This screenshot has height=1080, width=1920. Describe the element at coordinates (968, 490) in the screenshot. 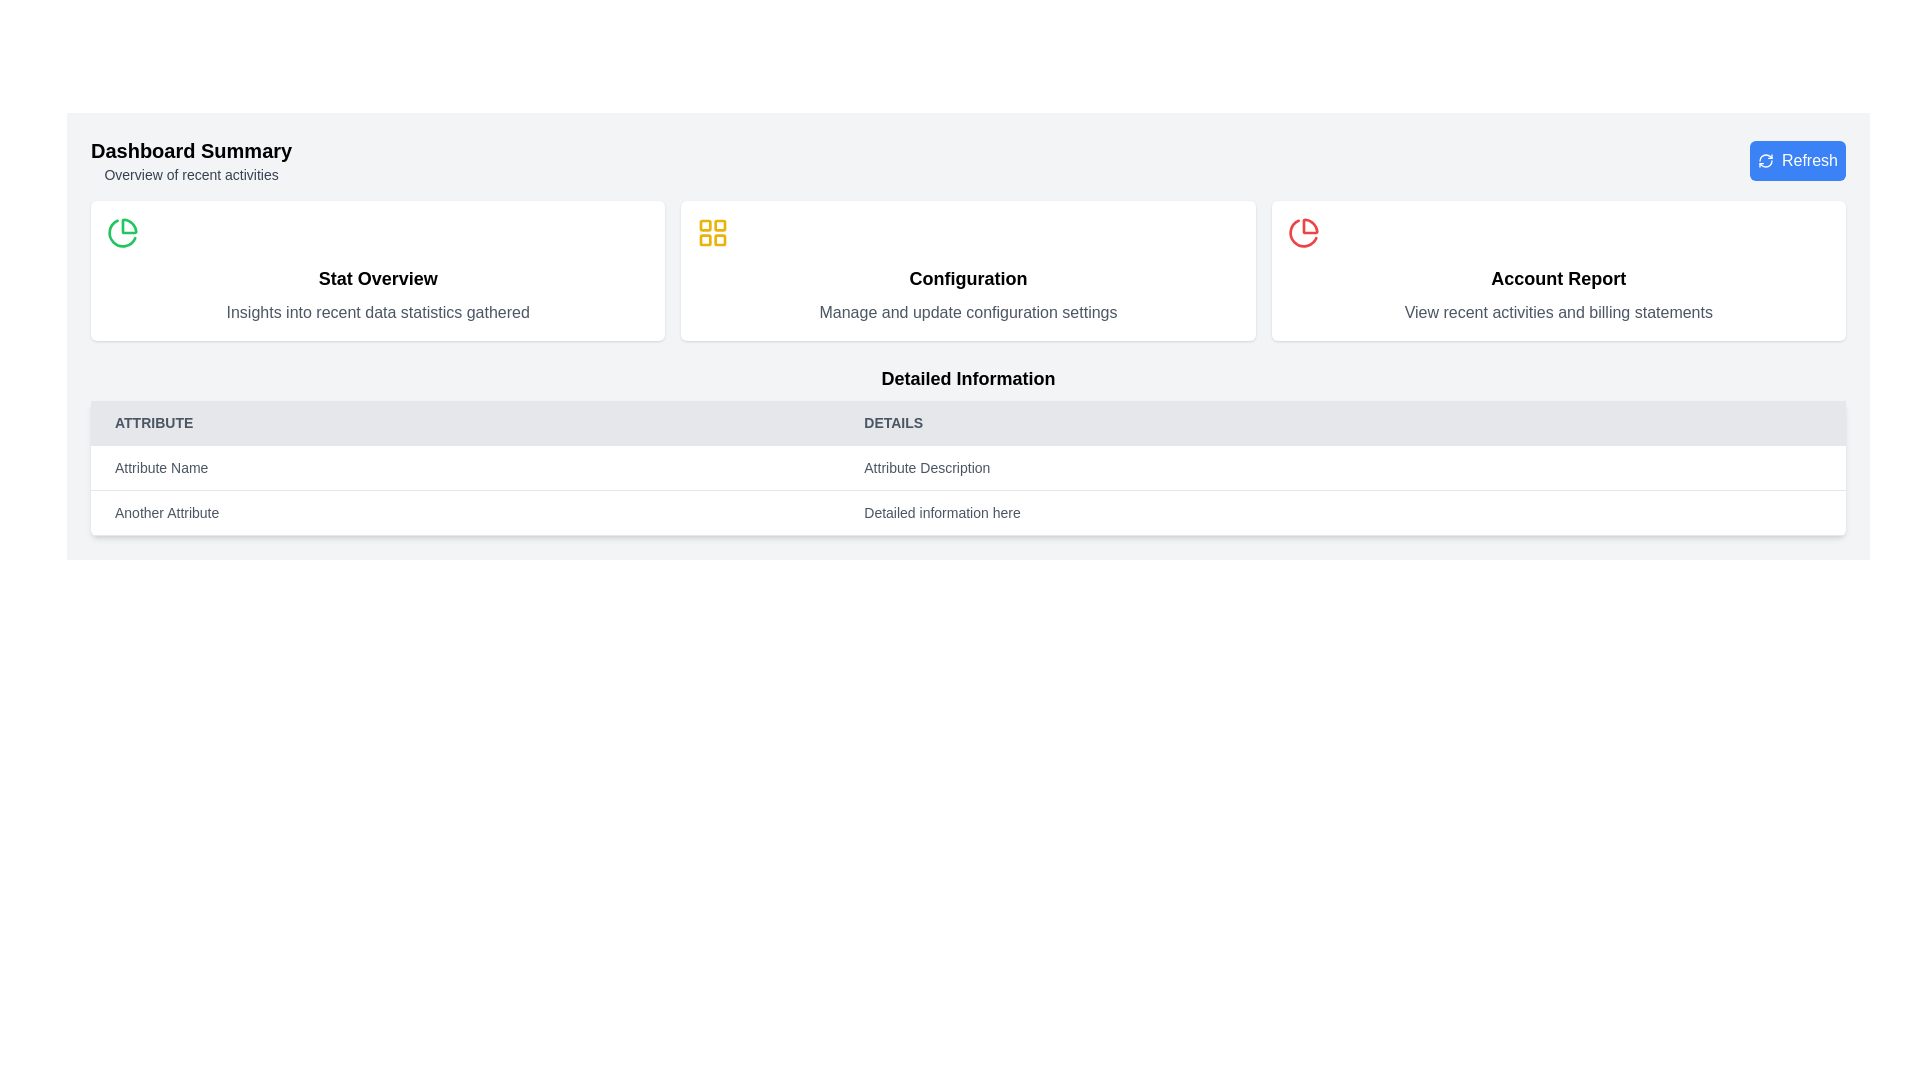

I see `text in the Data Presentation Section located under the 'Detailed Information' heading, which contains attributes and their descriptions formatted in a table-like structure` at that location.